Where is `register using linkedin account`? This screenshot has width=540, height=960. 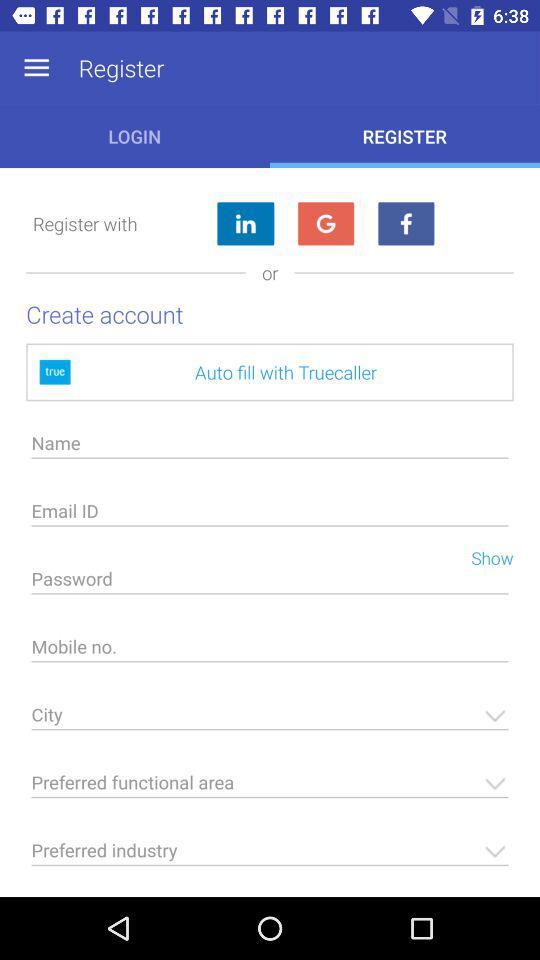 register using linkedin account is located at coordinates (245, 224).